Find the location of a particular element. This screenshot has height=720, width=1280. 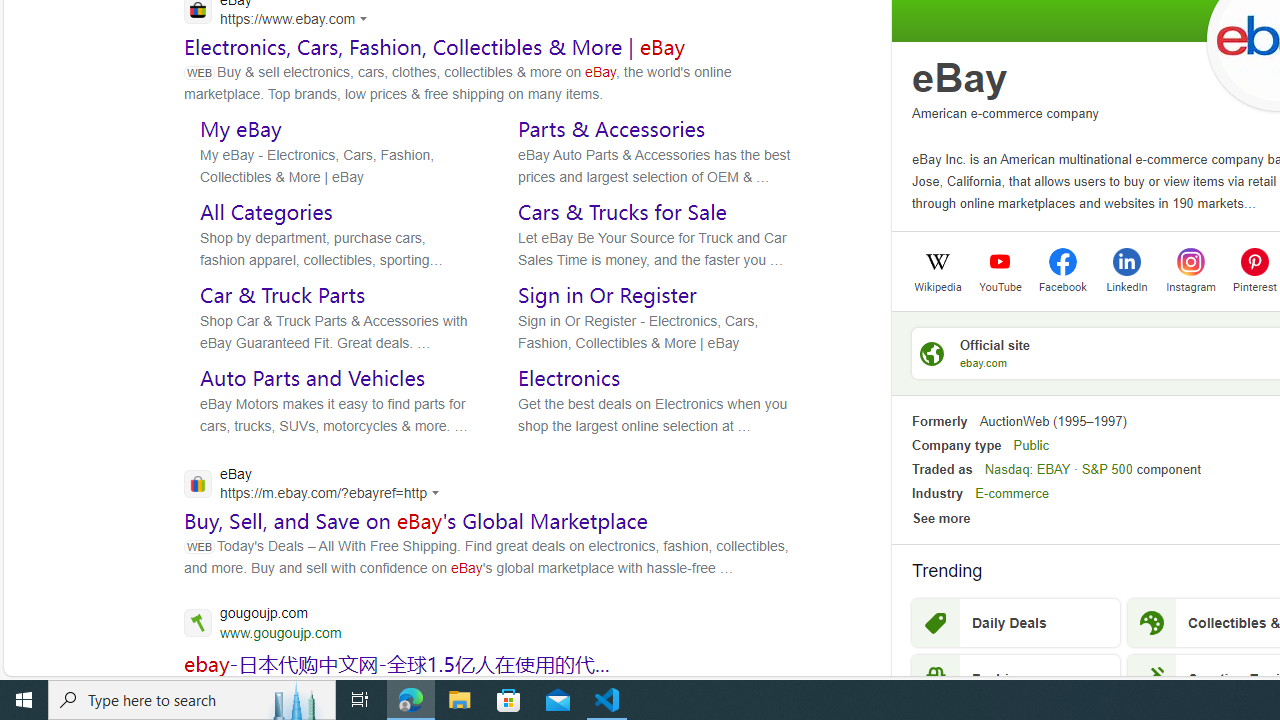

'Electronics, Cars, Fashion, Collectibles & More | eBay' is located at coordinates (434, 45).